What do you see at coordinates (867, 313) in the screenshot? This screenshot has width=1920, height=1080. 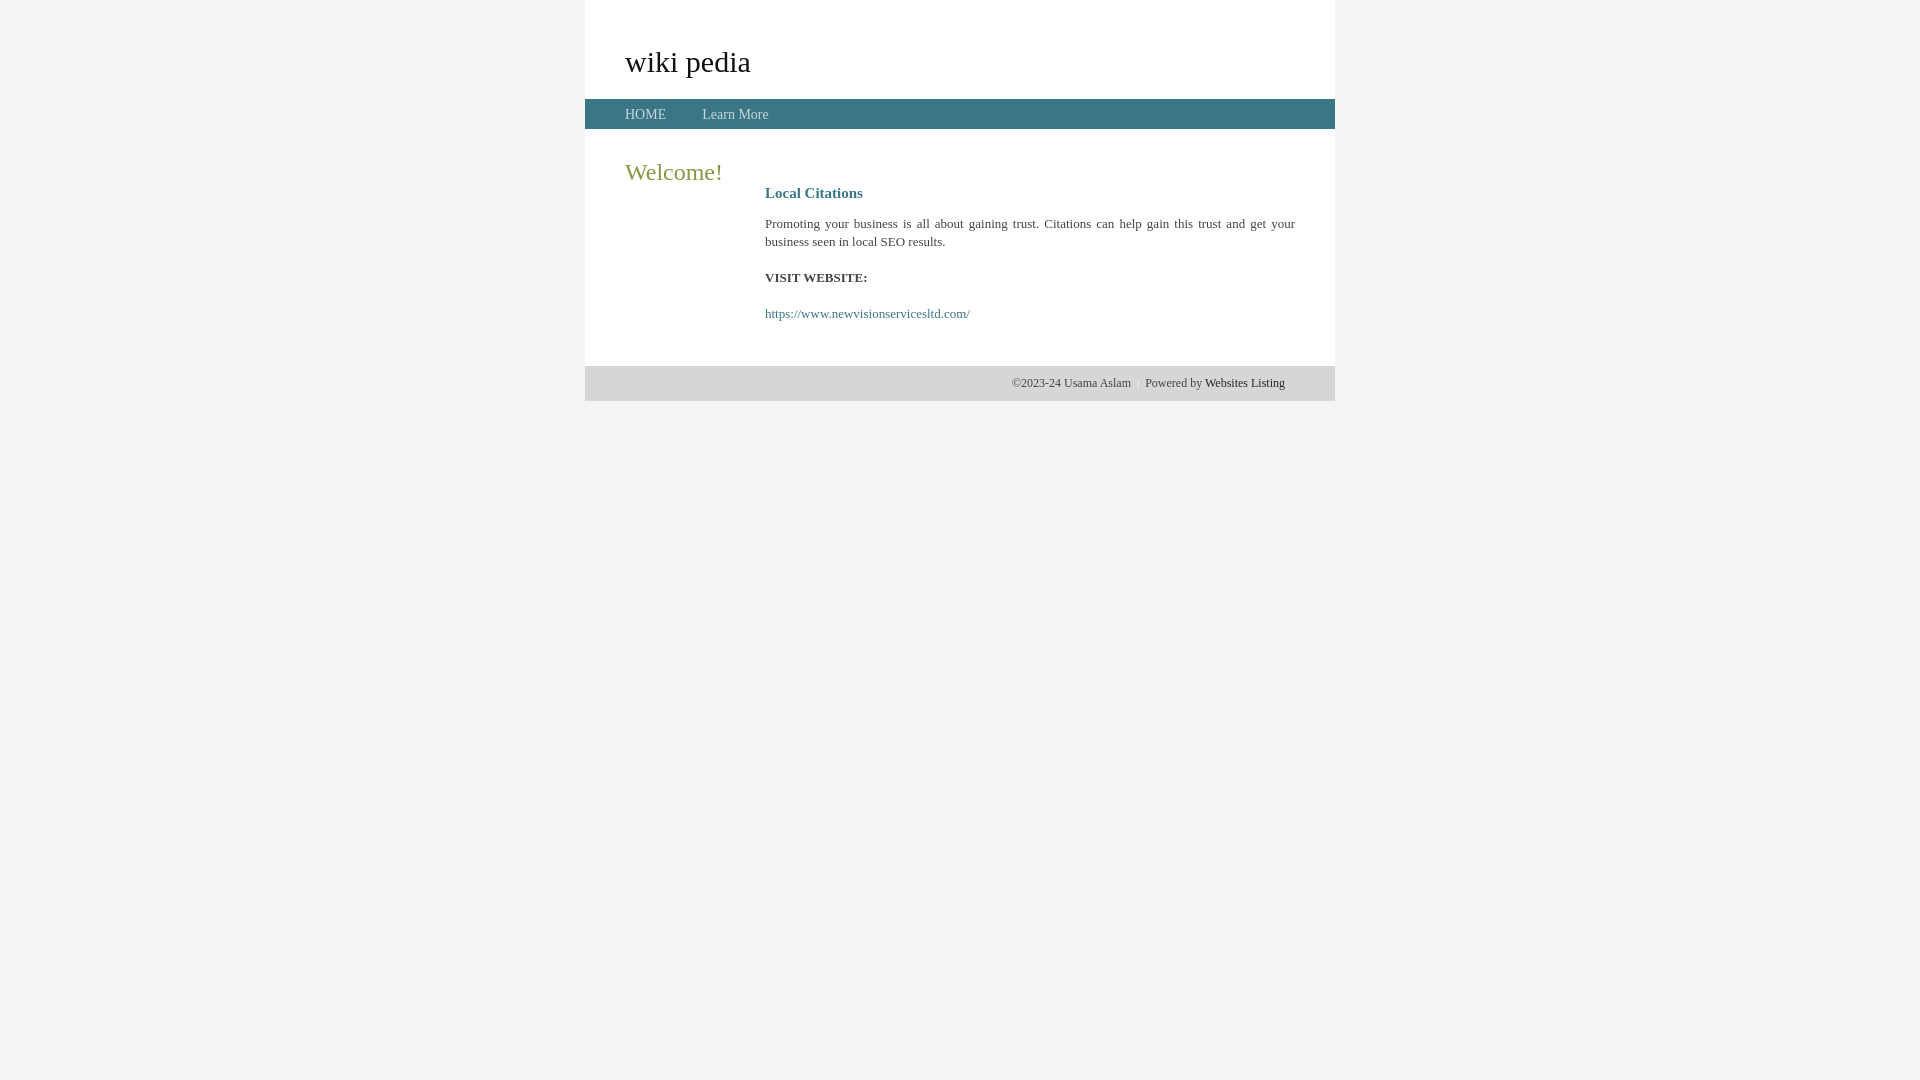 I see `'https://www.newvisionservicesltd.com/'` at bounding box center [867, 313].